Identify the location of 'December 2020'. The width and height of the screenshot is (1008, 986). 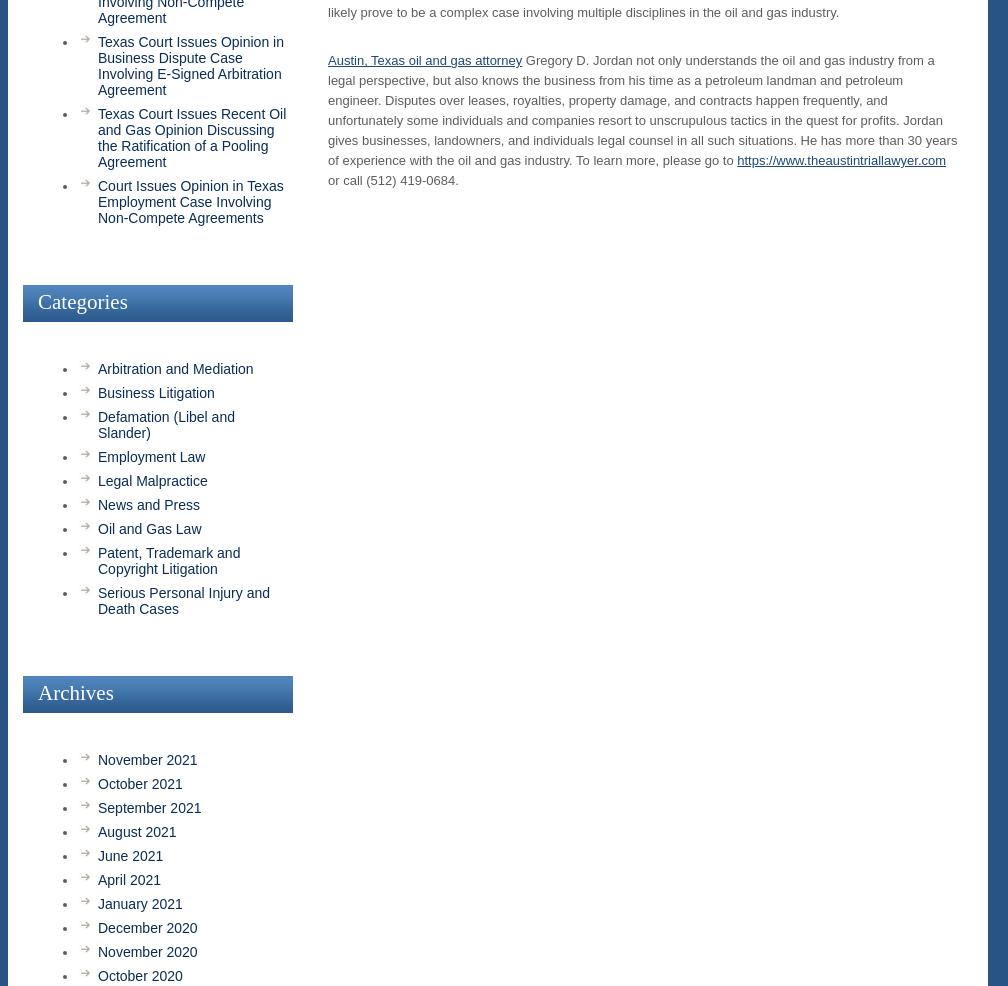
(147, 928).